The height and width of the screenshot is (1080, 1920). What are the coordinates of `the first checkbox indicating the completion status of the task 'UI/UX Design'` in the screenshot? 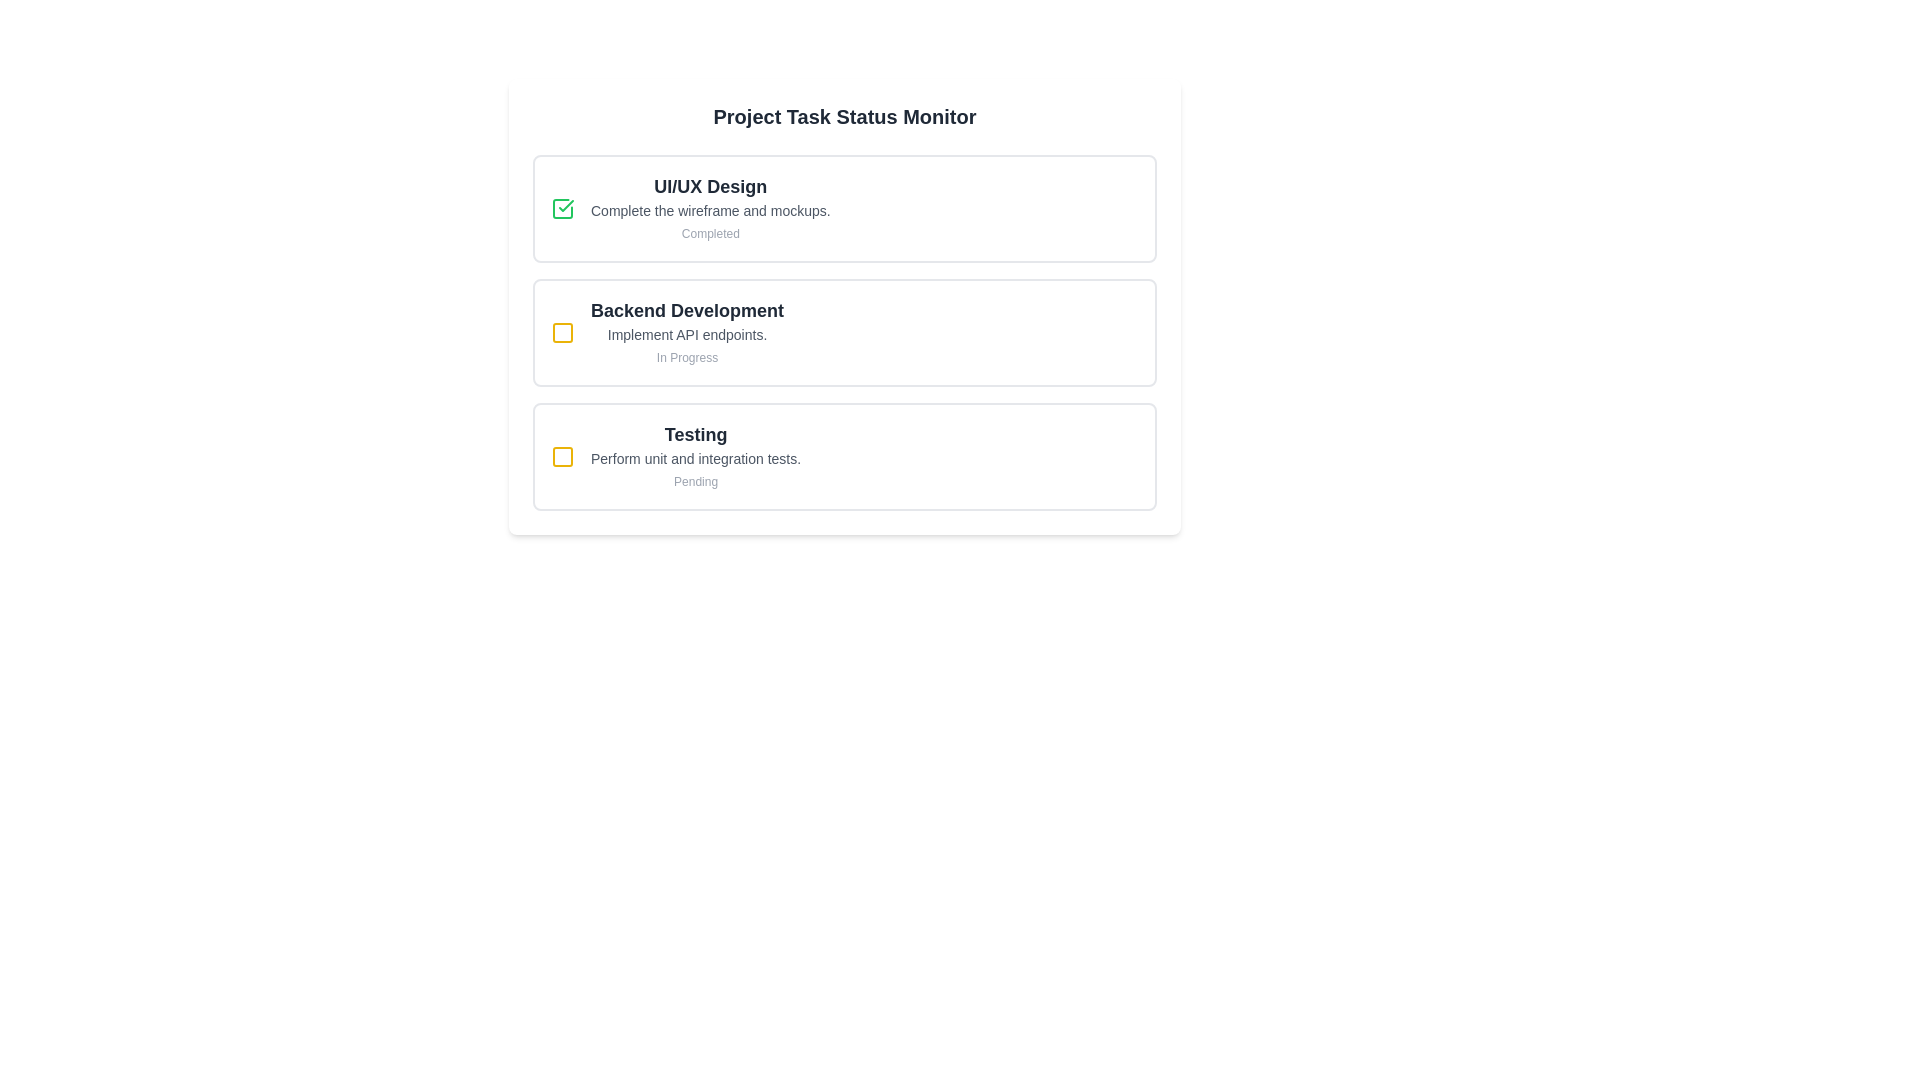 It's located at (561, 208).